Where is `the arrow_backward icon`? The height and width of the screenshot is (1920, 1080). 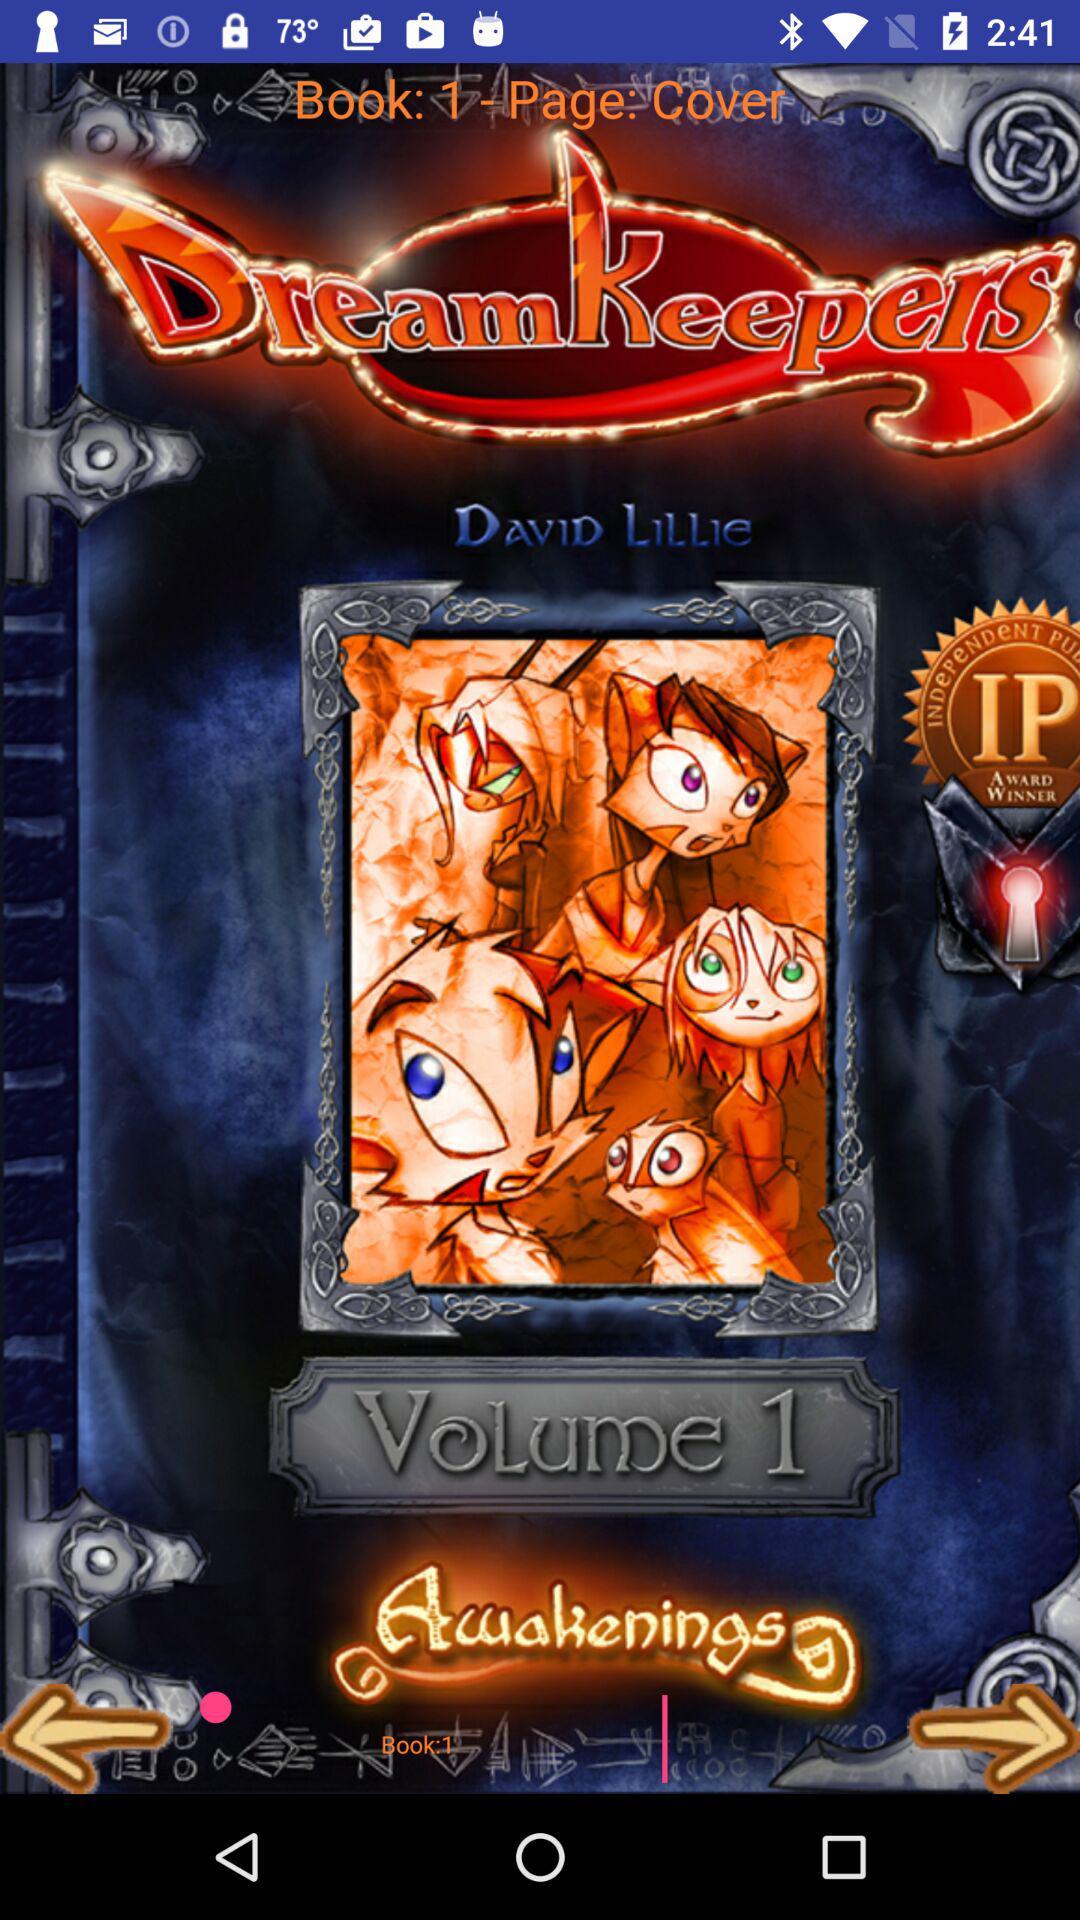 the arrow_backward icon is located at coordinates (85, 1737).